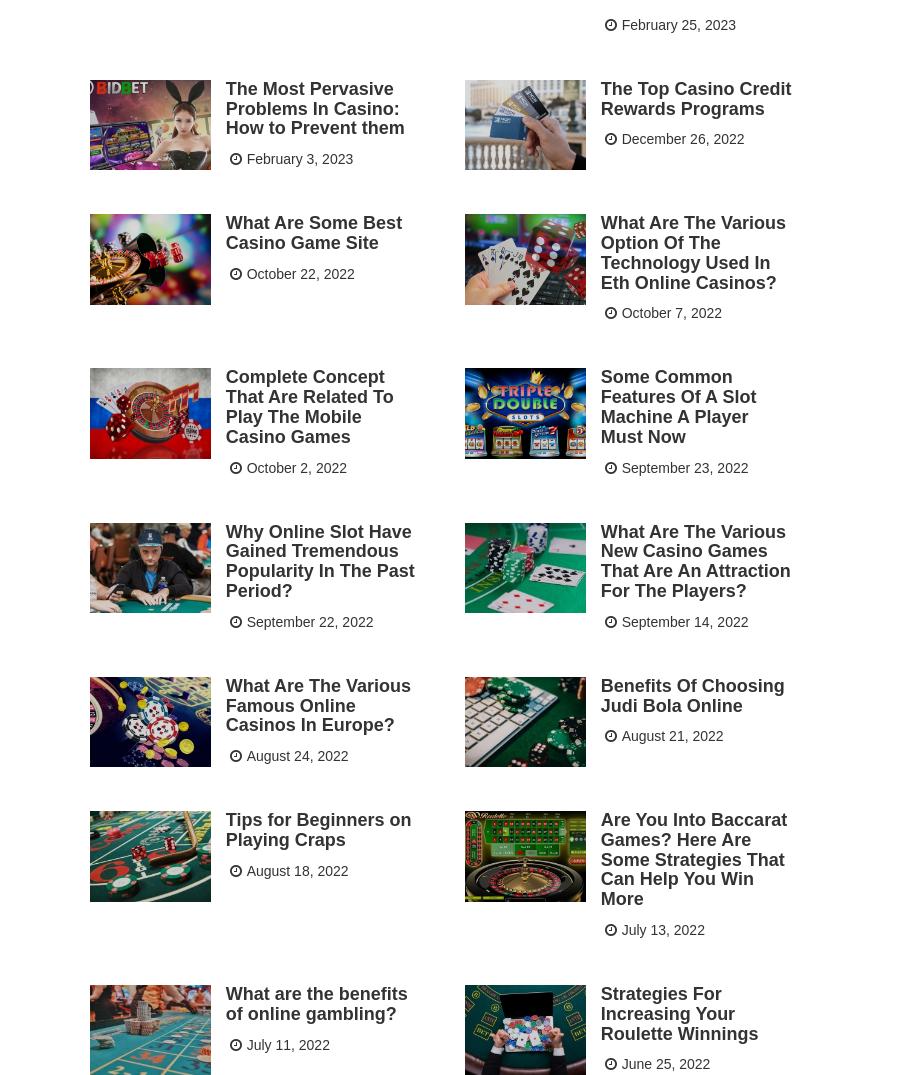 The width and height of the screenshot is (900, 1075). I want to click on 'The Top Casino Credit Rewards Programs', so click(694, 96).